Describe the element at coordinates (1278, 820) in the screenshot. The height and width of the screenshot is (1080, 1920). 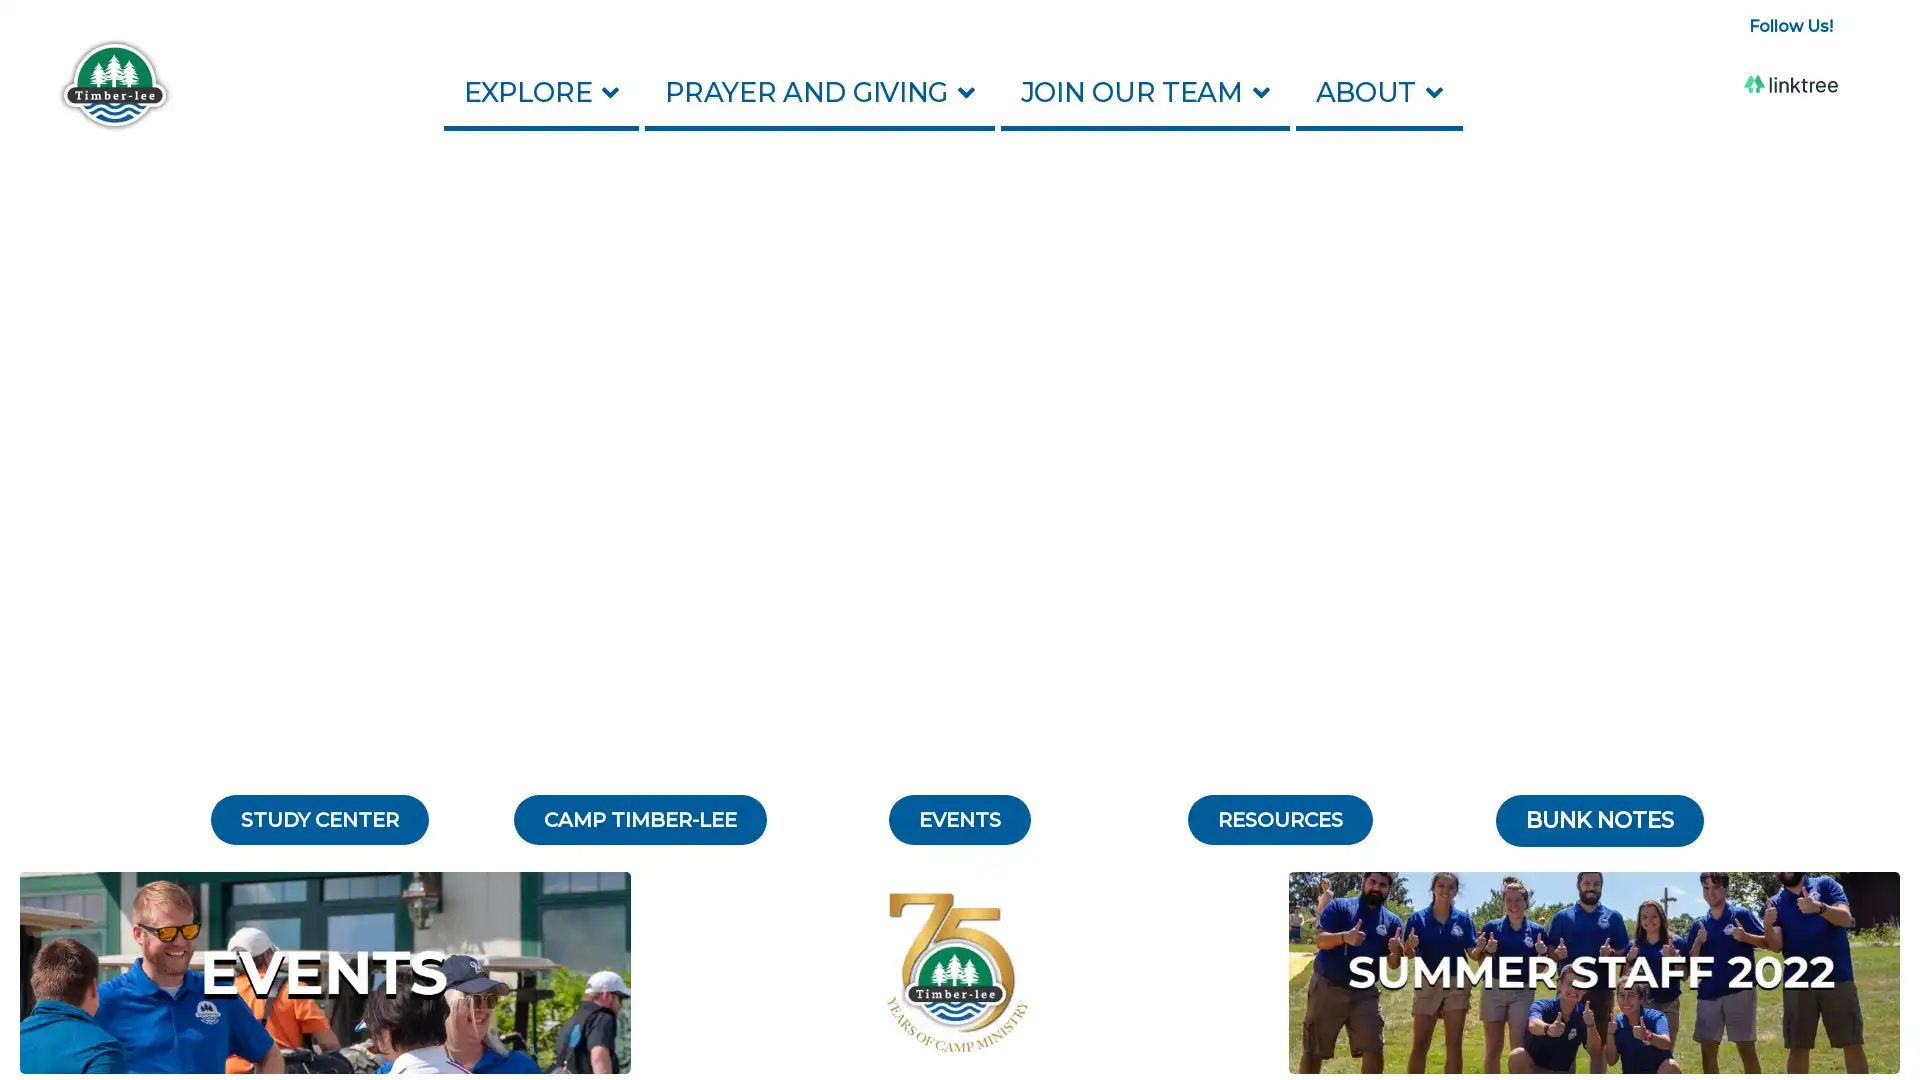
I see `RESOURCES` at that location.